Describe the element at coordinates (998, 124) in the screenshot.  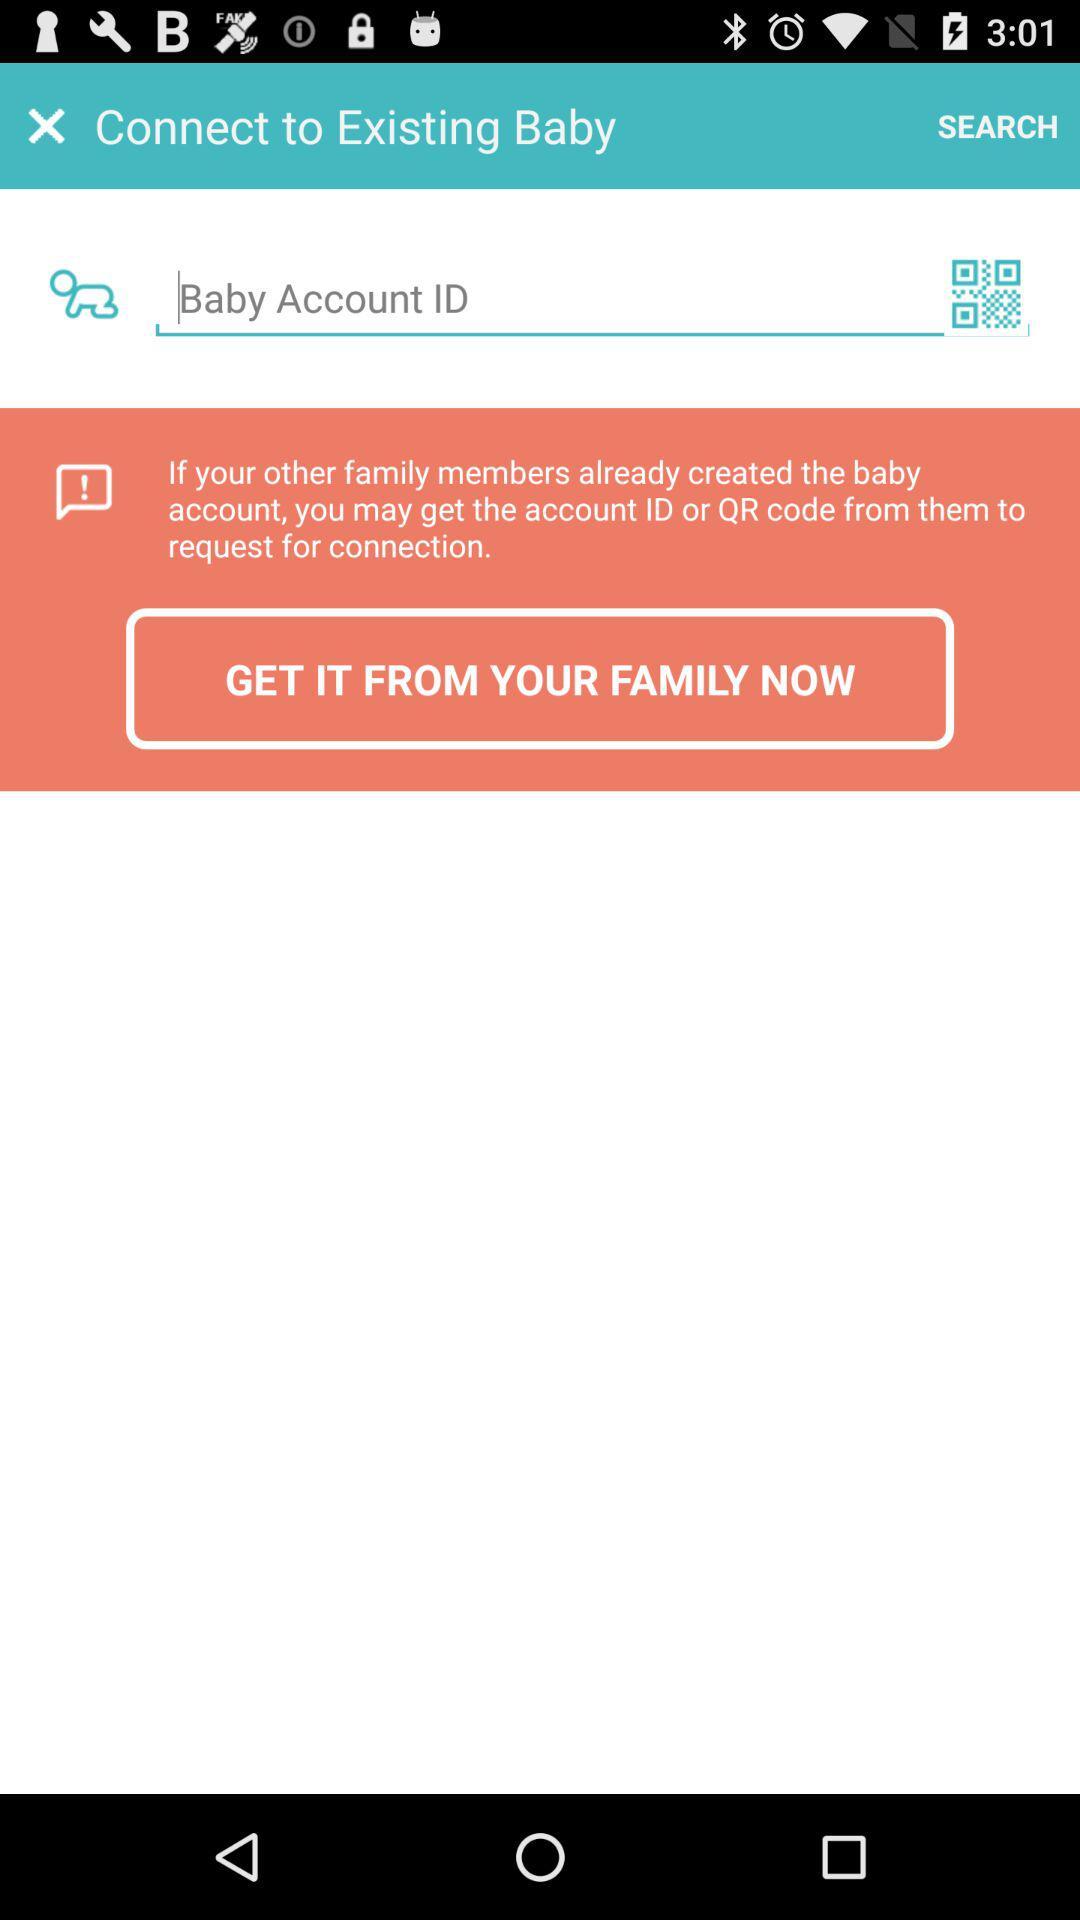
I see `the item next to connect to existing app` at that location.